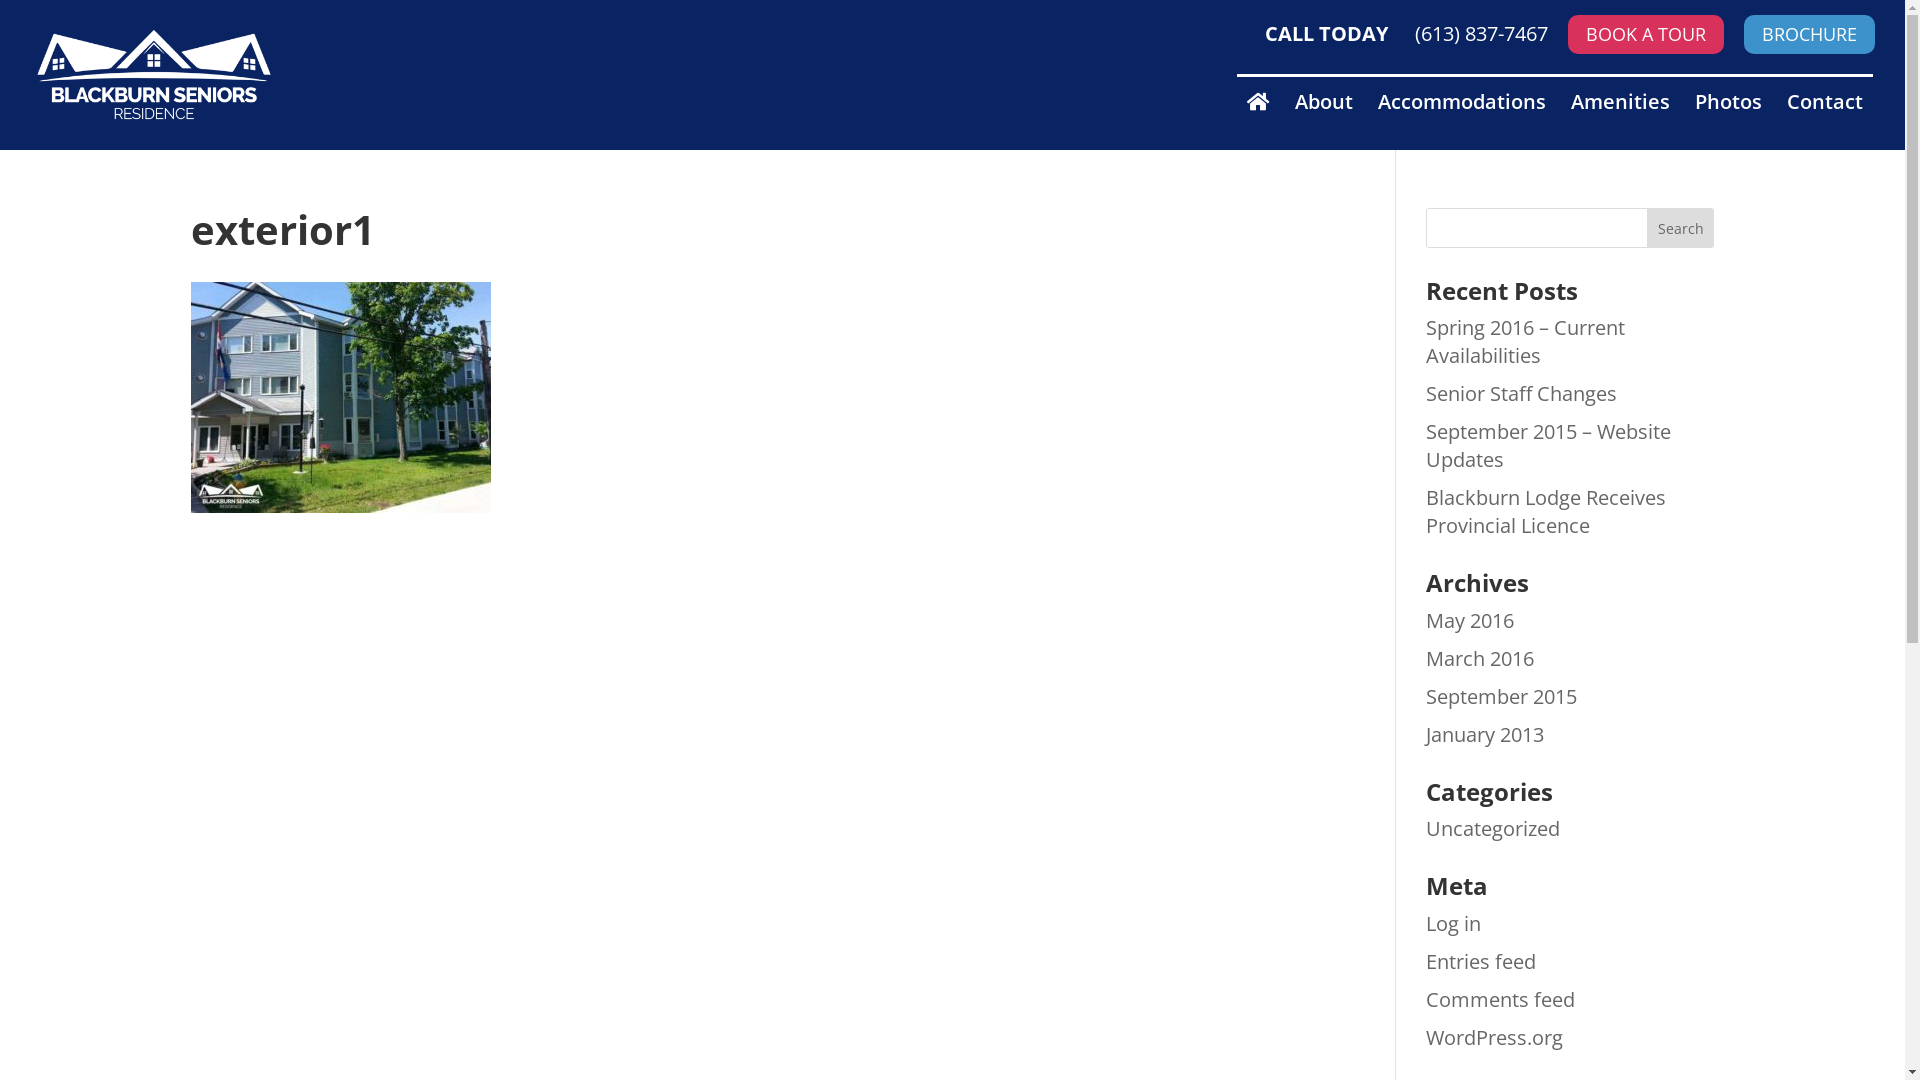  I want to click on 'About', so click(1324, 120).